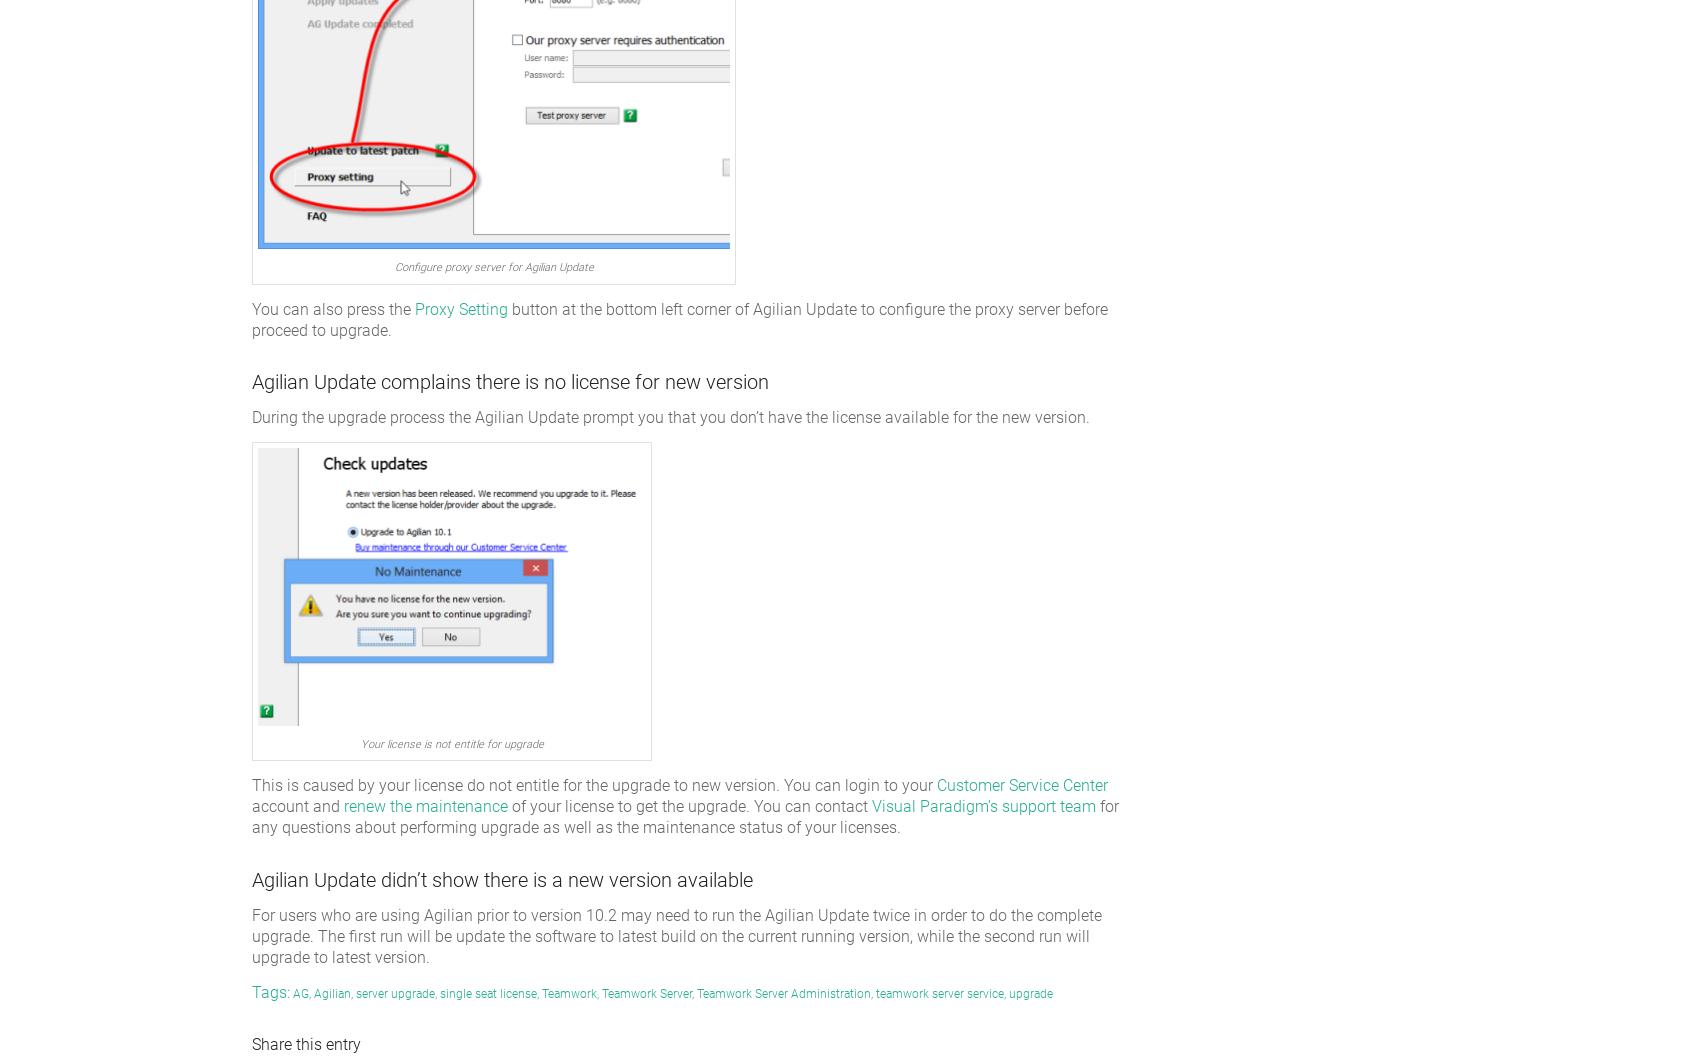 The height and width of the screenshot is (1064, 1684). What do you see at coordinates (492, 267) in the screenshot?
I see `'Configure proxy server for Agilian Update'` at bounding box center [492, 267].